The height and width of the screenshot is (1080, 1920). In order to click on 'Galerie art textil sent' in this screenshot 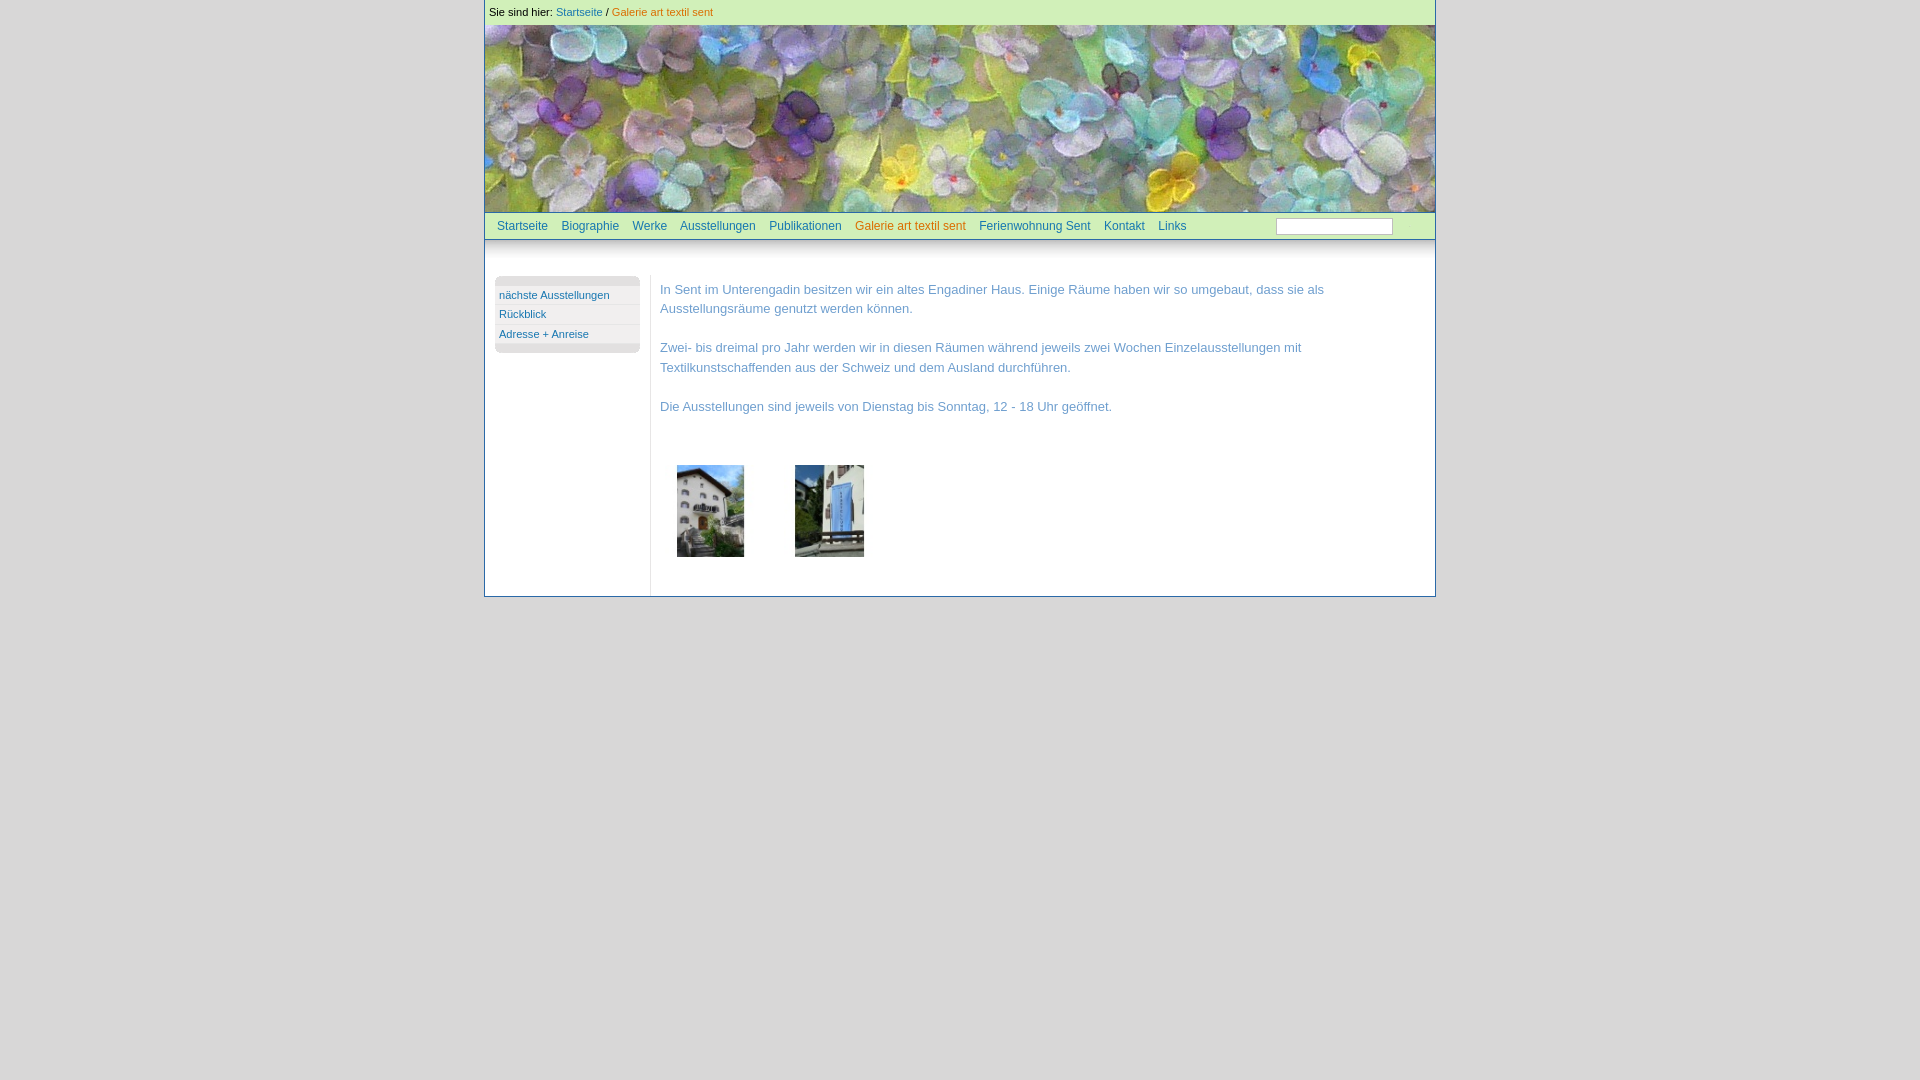, I will do `click(662, 11)`.